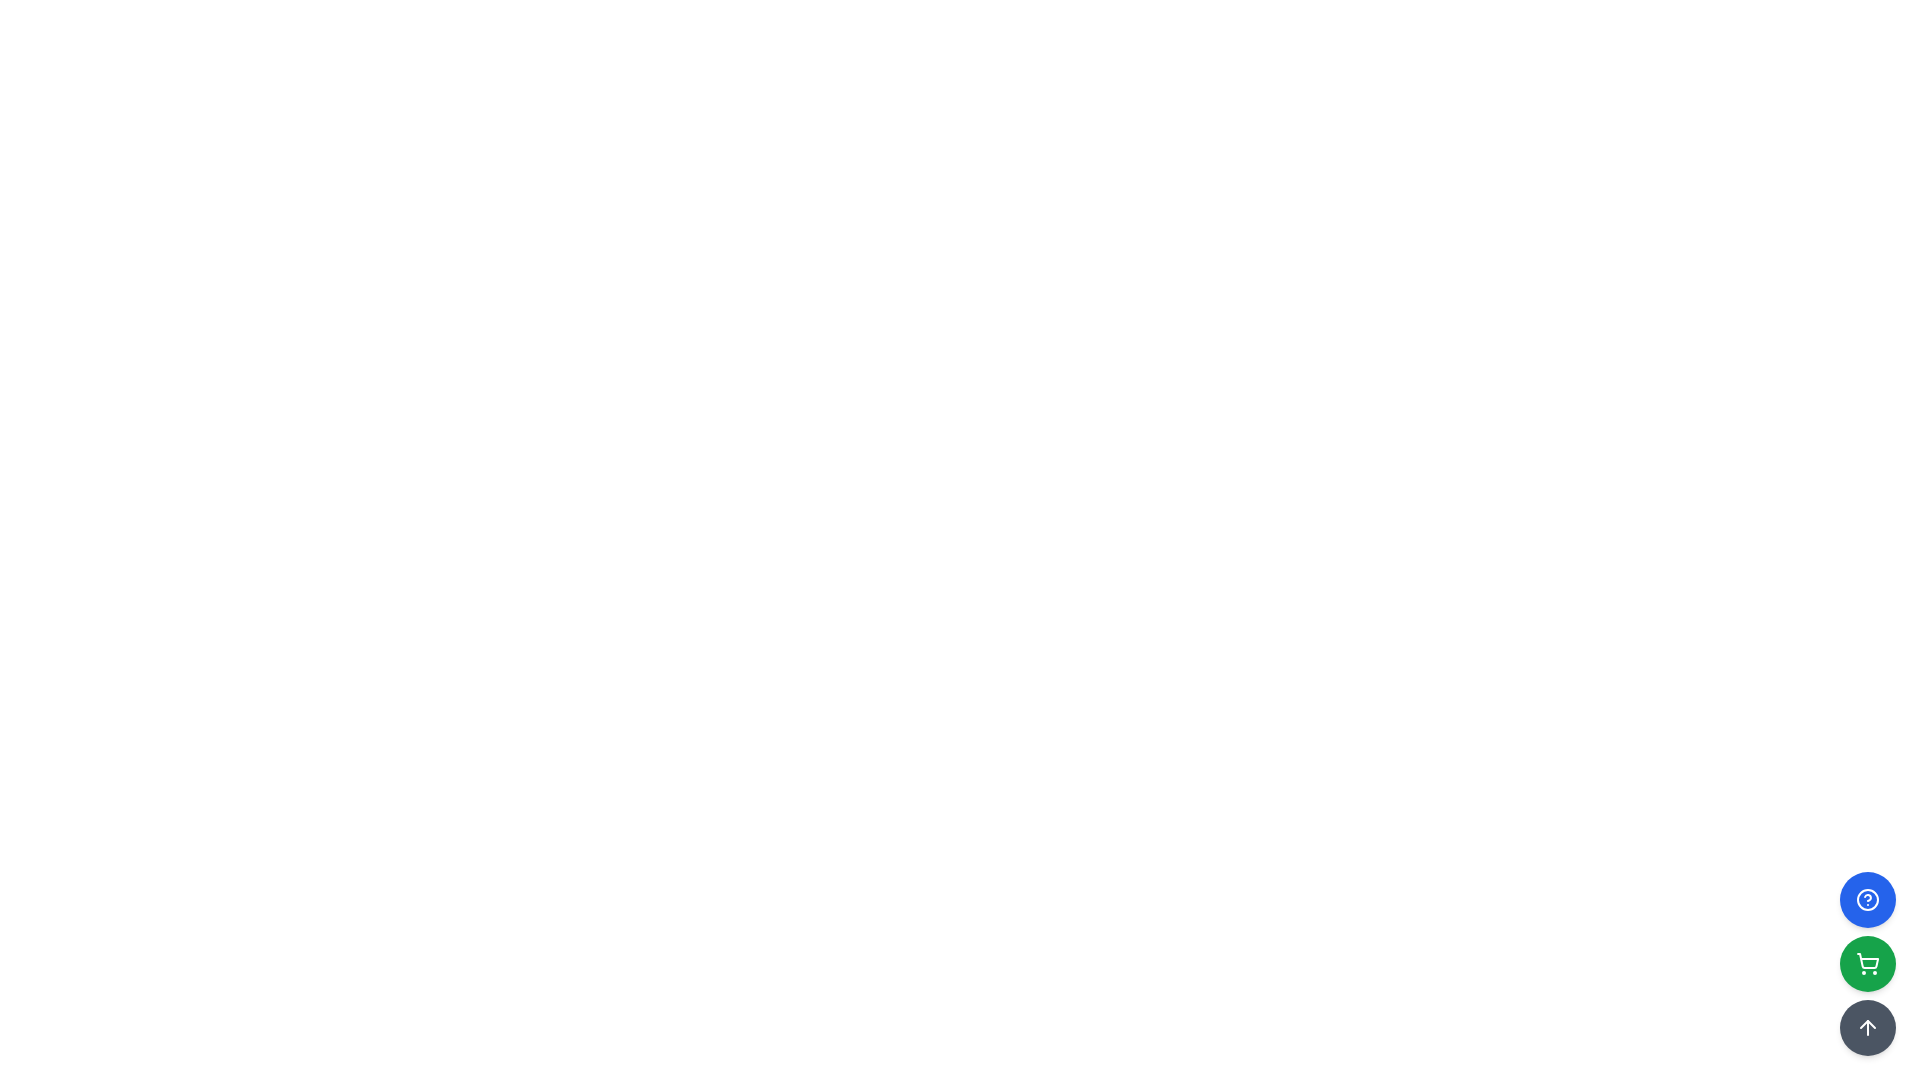  What do you see at coordinates (1866, 1028) in the screenshot?
I see `the small upward-pointing arrow icon located at the center of the circular button in the bottom-right corner of the interface for interaction feedback` at bounding box center [1866, 1028].